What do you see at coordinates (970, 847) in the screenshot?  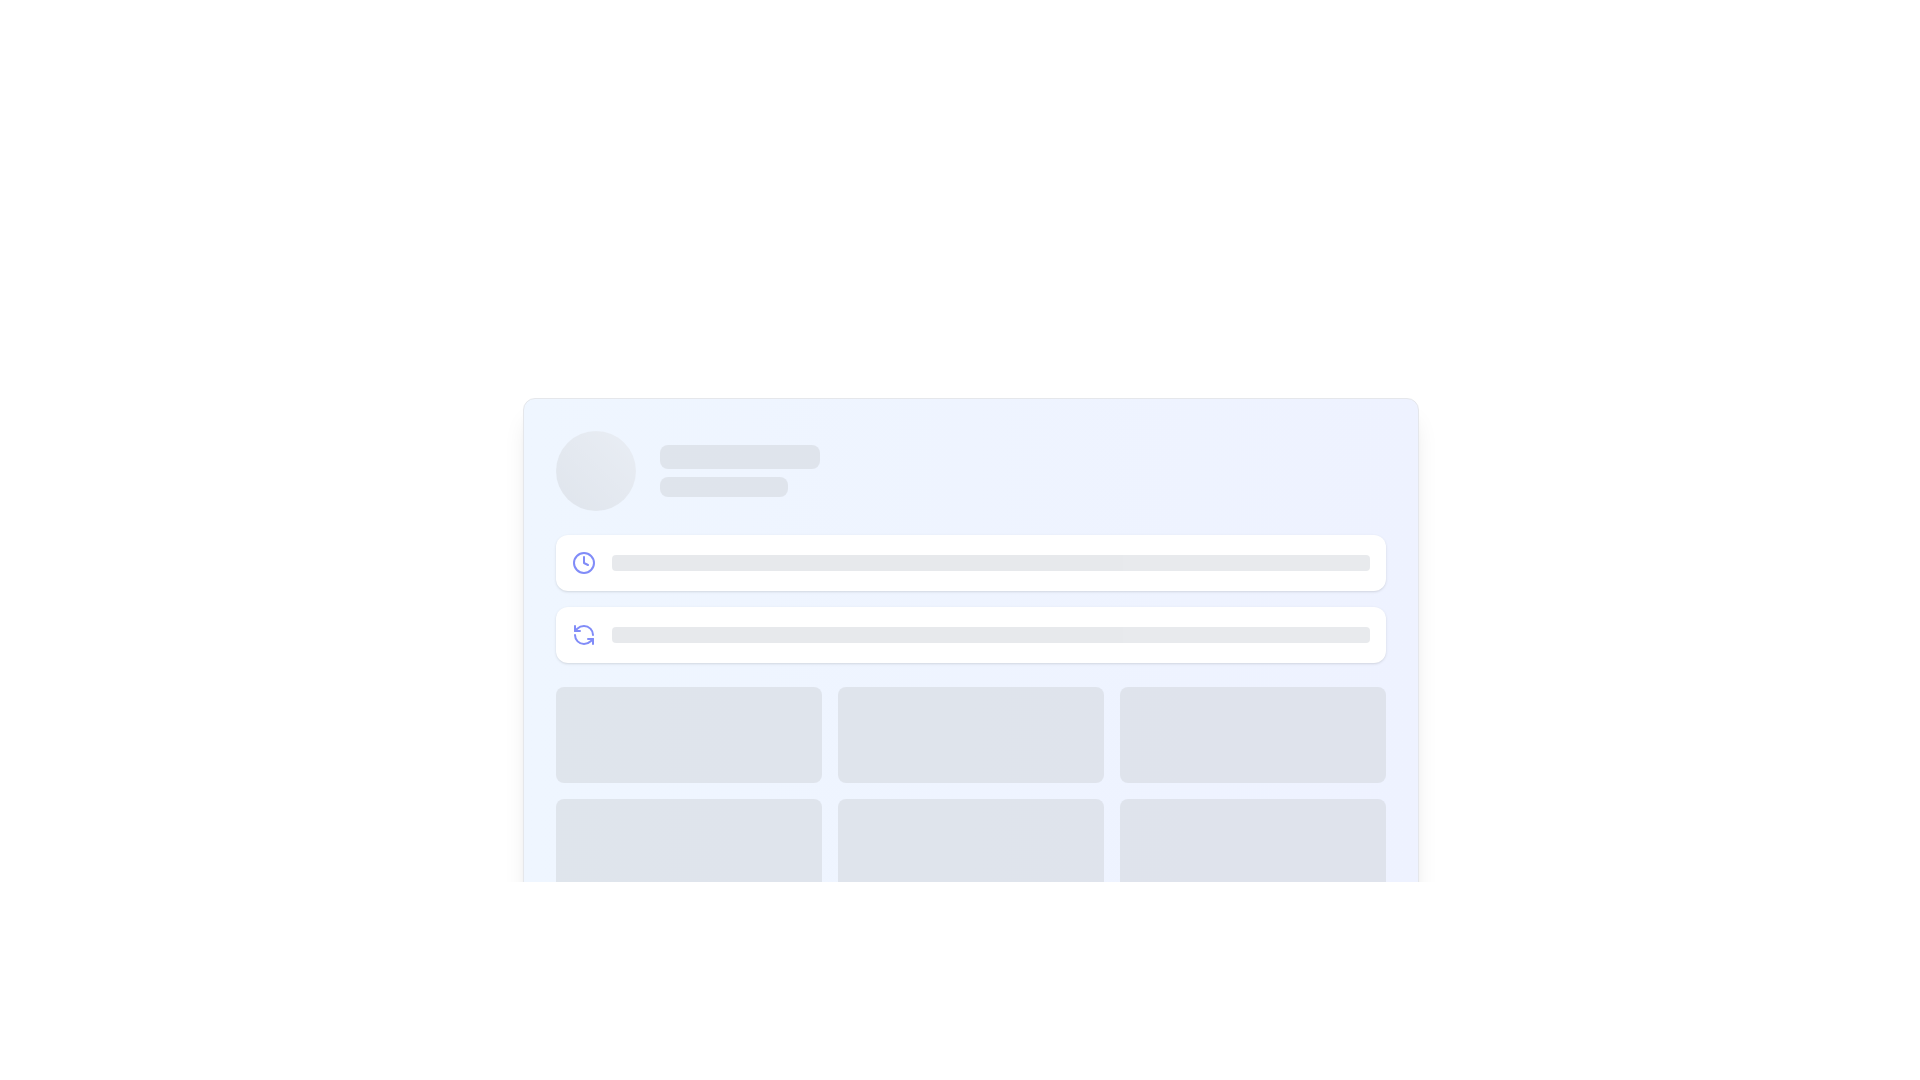 I see `Placeholder element located in the second row and second column of the grid layout for debugging purposes` at bounding box center [970, 847].